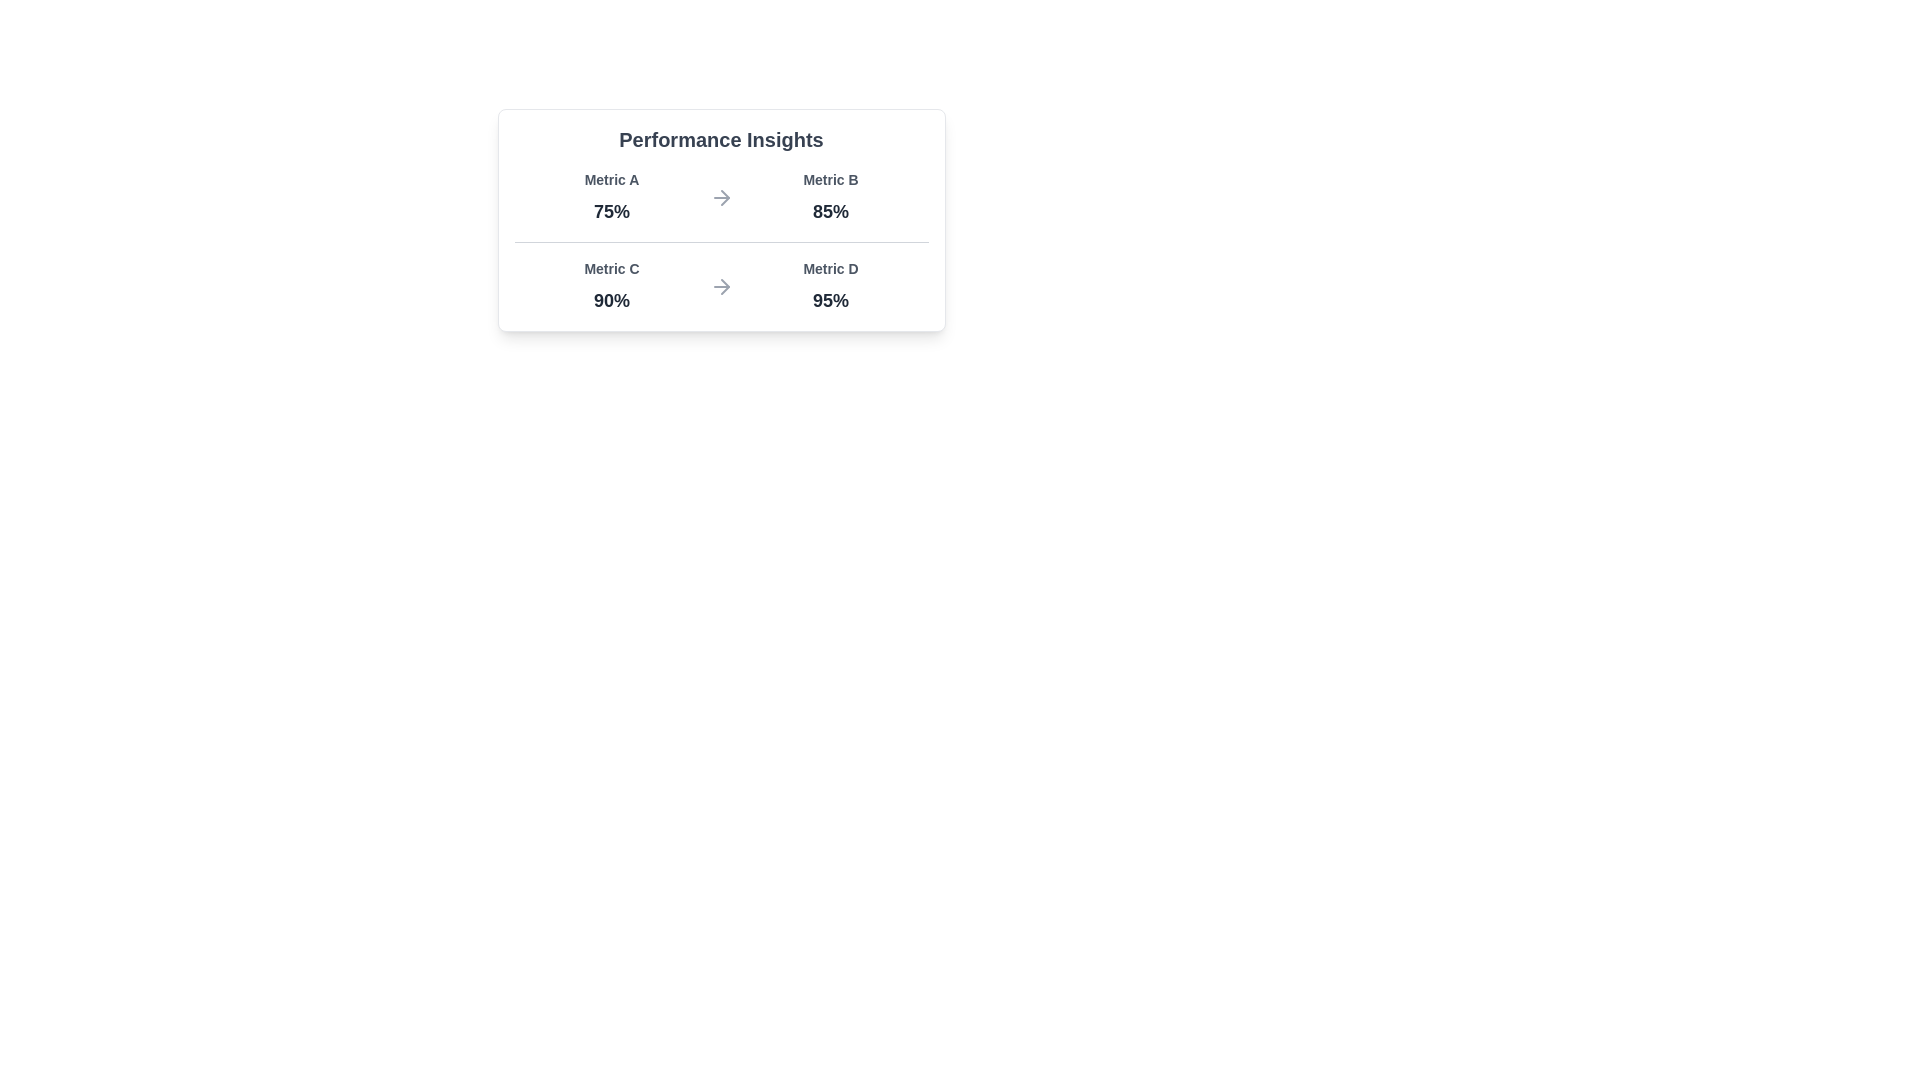 The width and height of the screenshot is (1920, 1080). Describe the element at coordinates (830, 212) in the screenshot. I see `the static text displaying '85%' which is bold and grayish-black, located below the label 'Metric B' in the top-right quadrant of the performance insight area to invoke any tooltip if available` at that location.